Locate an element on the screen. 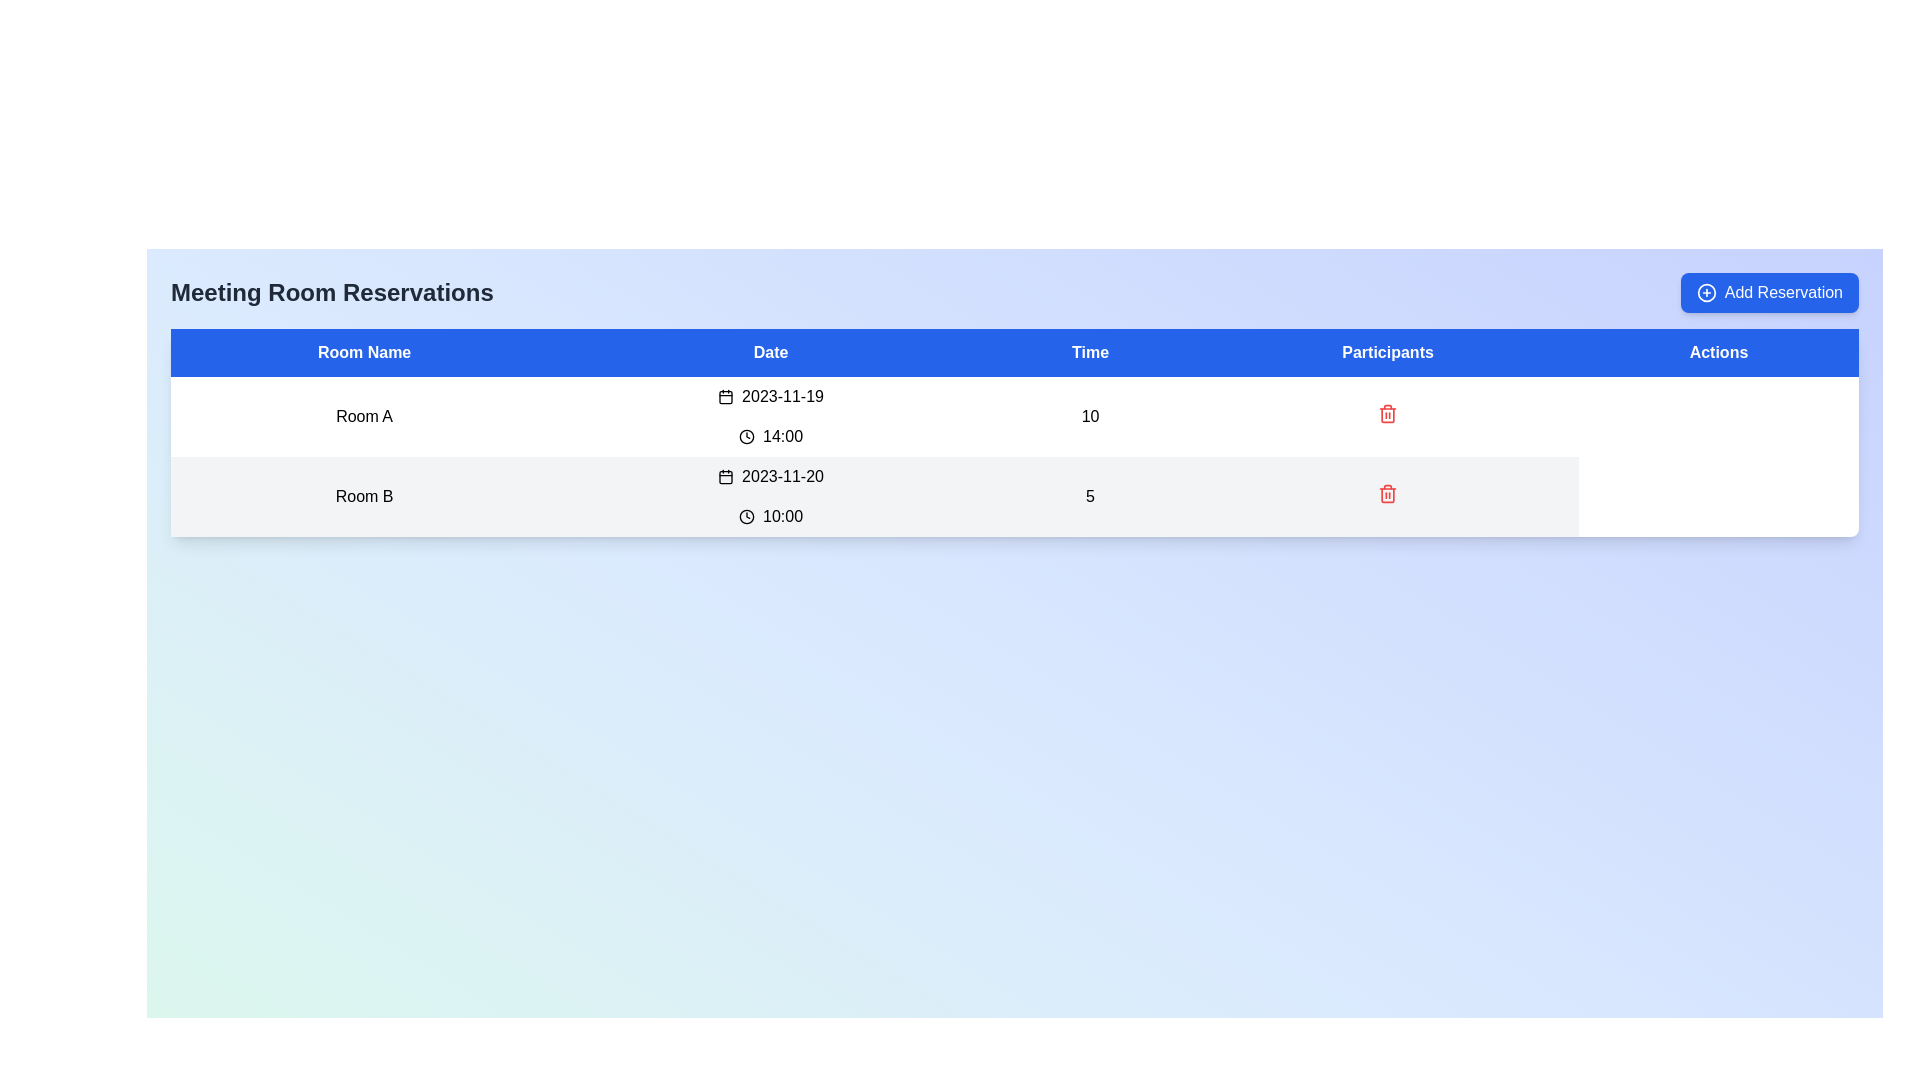  the clock icon located to the left of the time text '14:00' in the Room A row of the table is located at coordinates (746, 435).